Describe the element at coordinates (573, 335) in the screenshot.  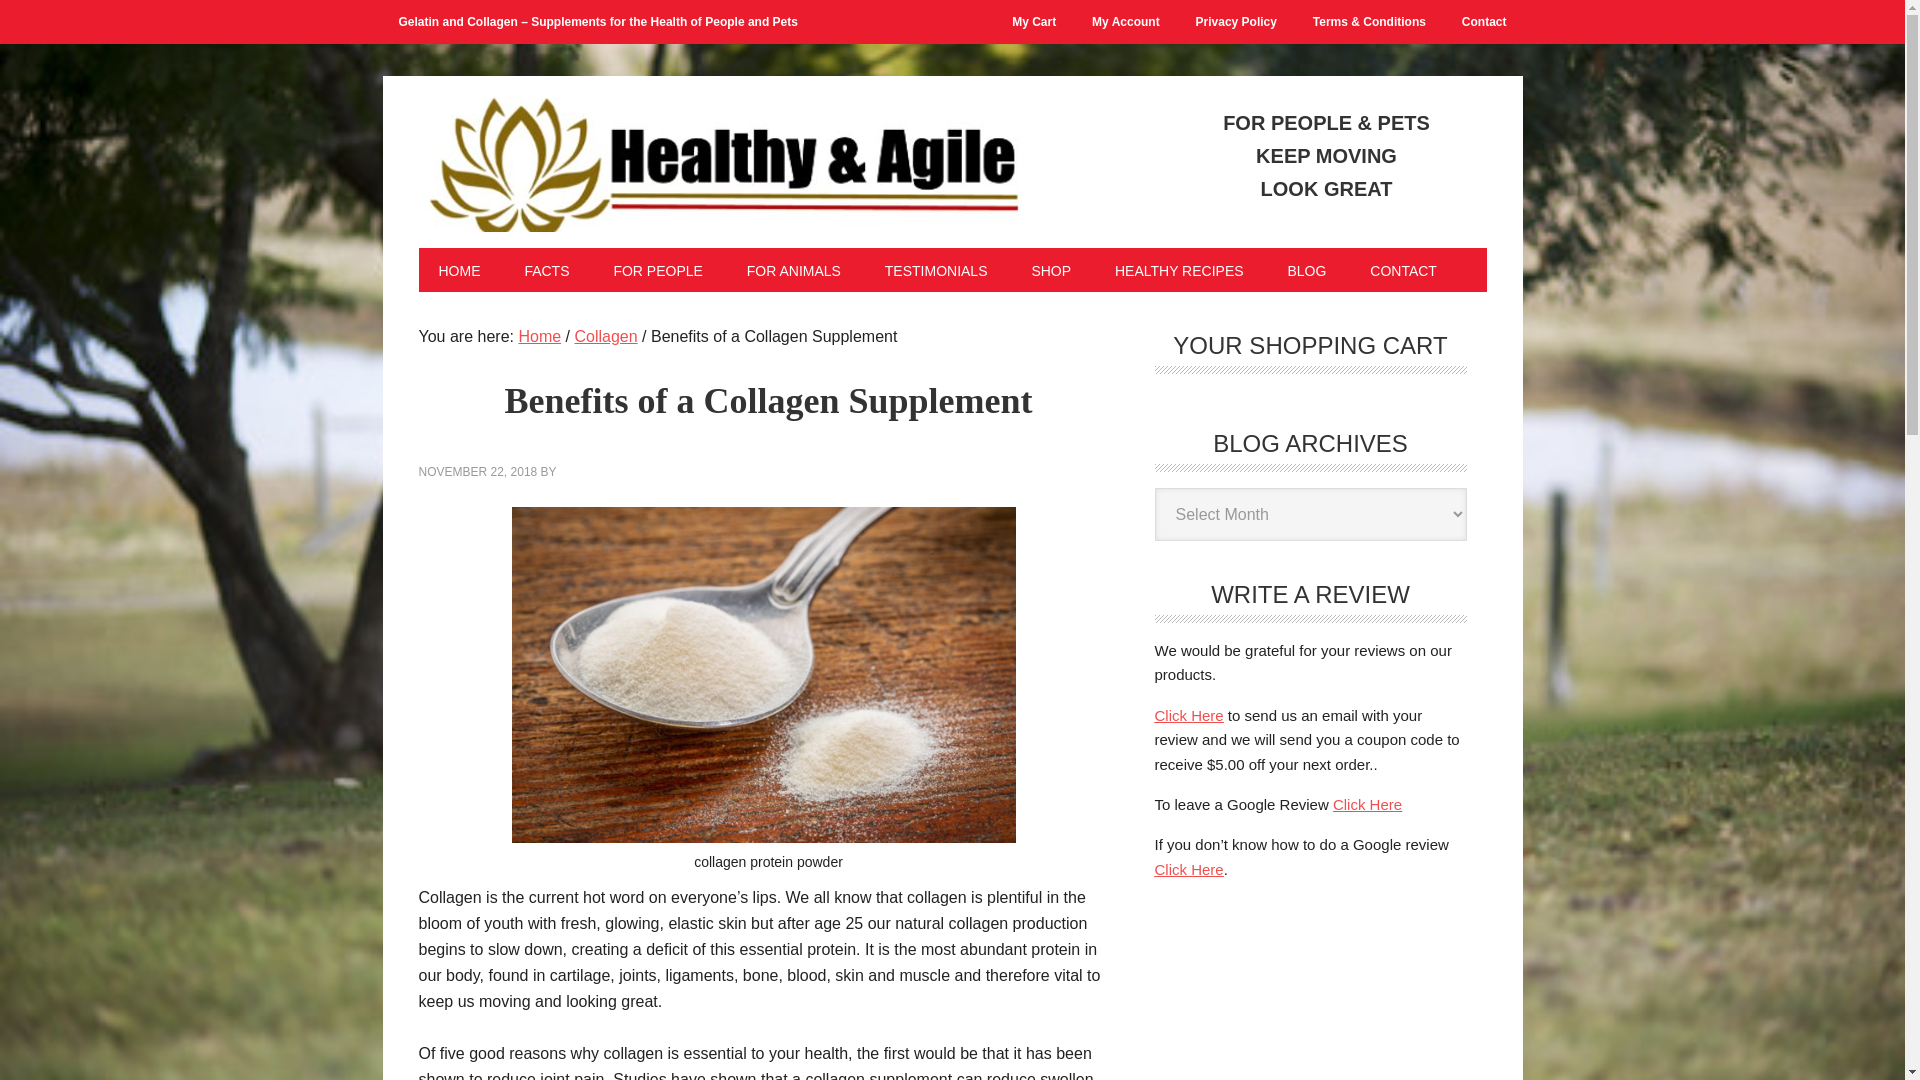
I see `'Collagen'` at that location.